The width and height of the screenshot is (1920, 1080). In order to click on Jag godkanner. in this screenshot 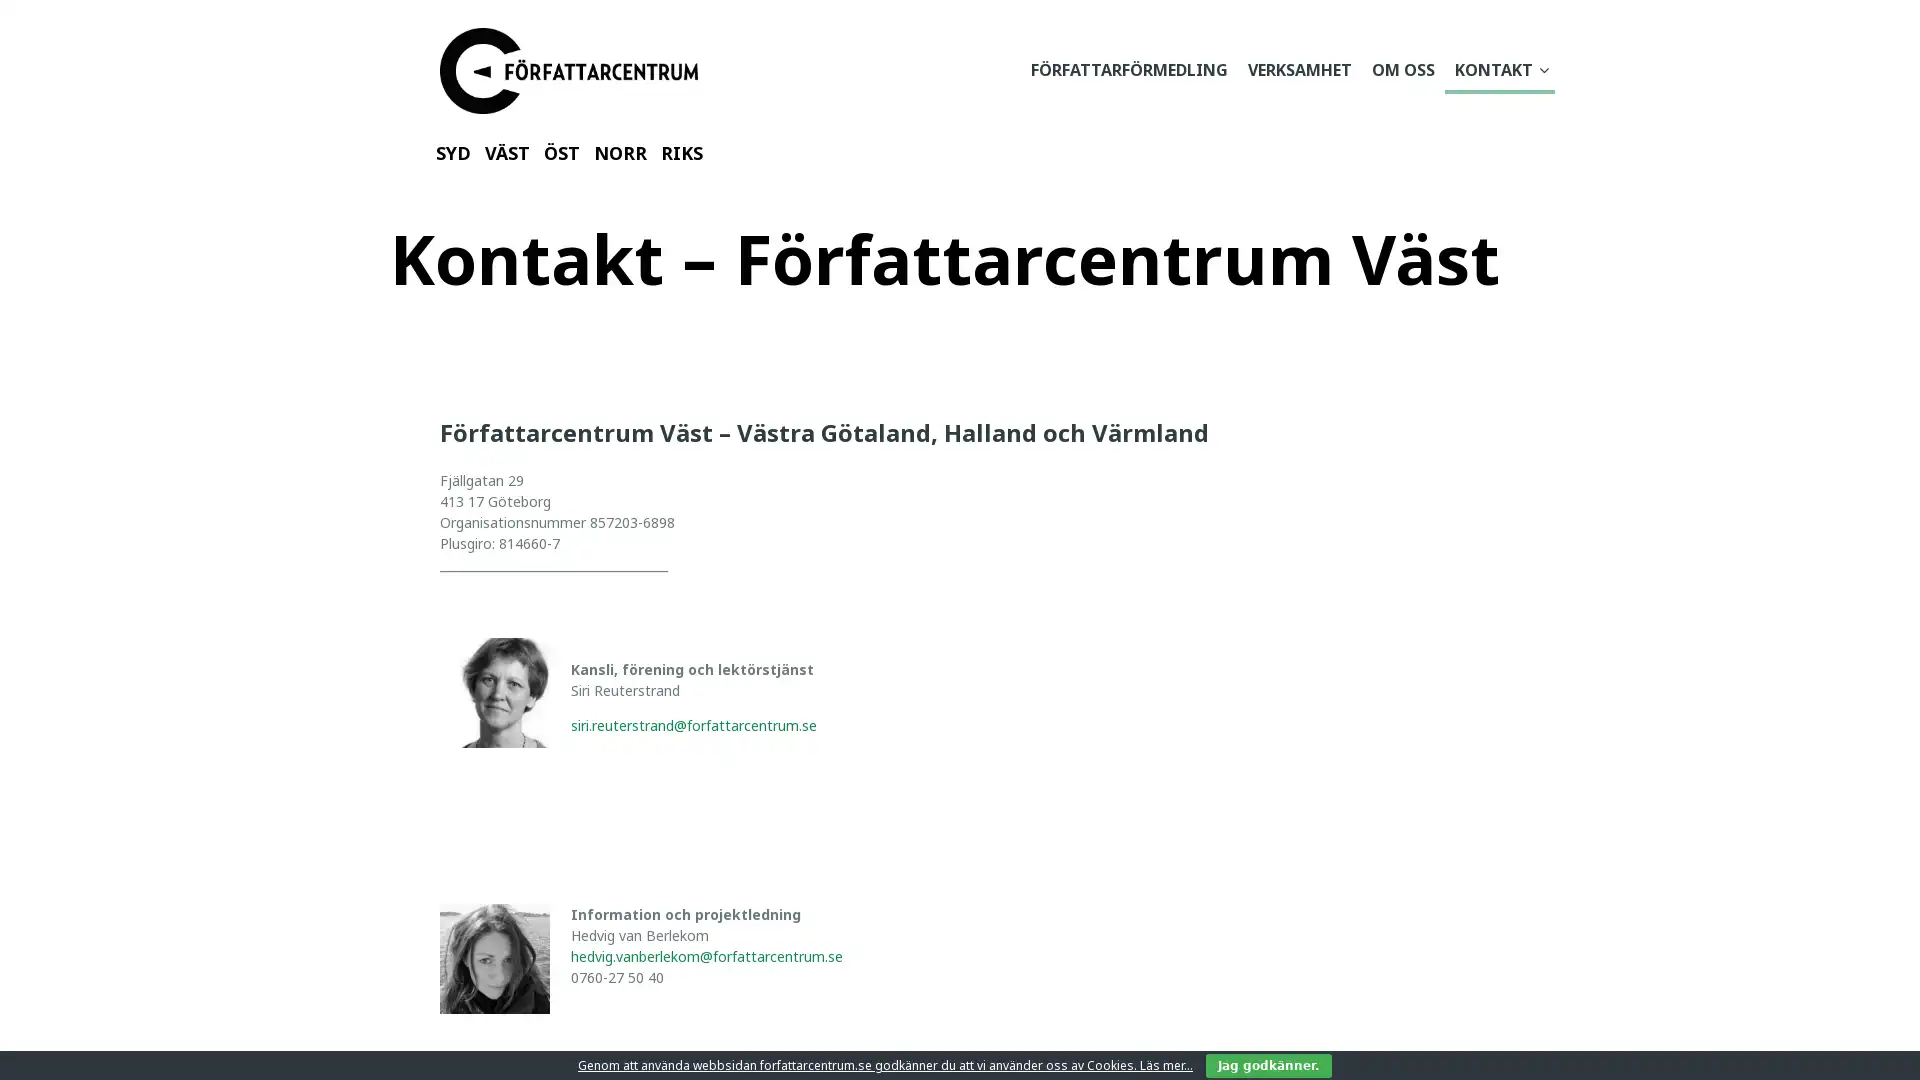, I will do `click(1267, 1064)`.